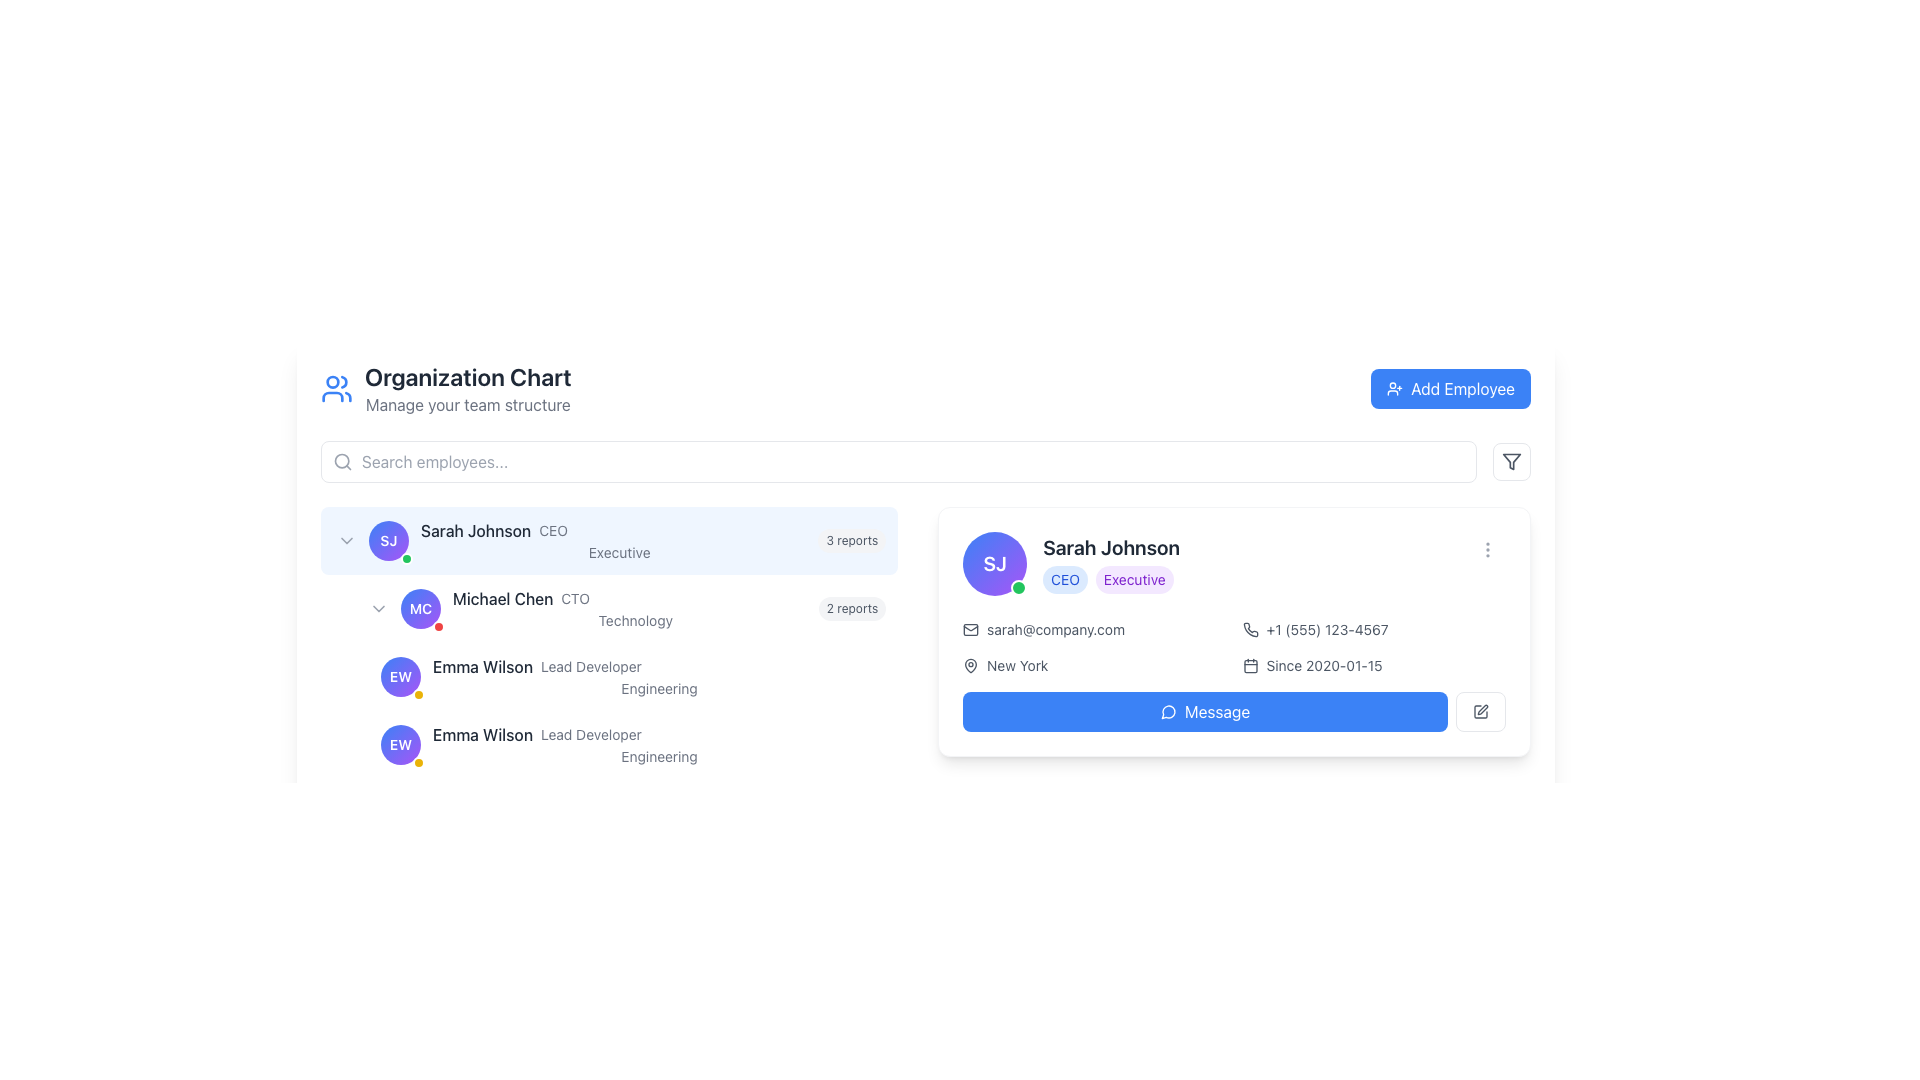 This screenshot has height=1080, width=1920. Describe the element at coordinates (503, 597) in the screenshot. I see `the text label displaying 'Michael Chen' which is positioned next to the avatar and role description in the organizational chart, located under the 'Sarah Johnson' CEO entry` at that location.